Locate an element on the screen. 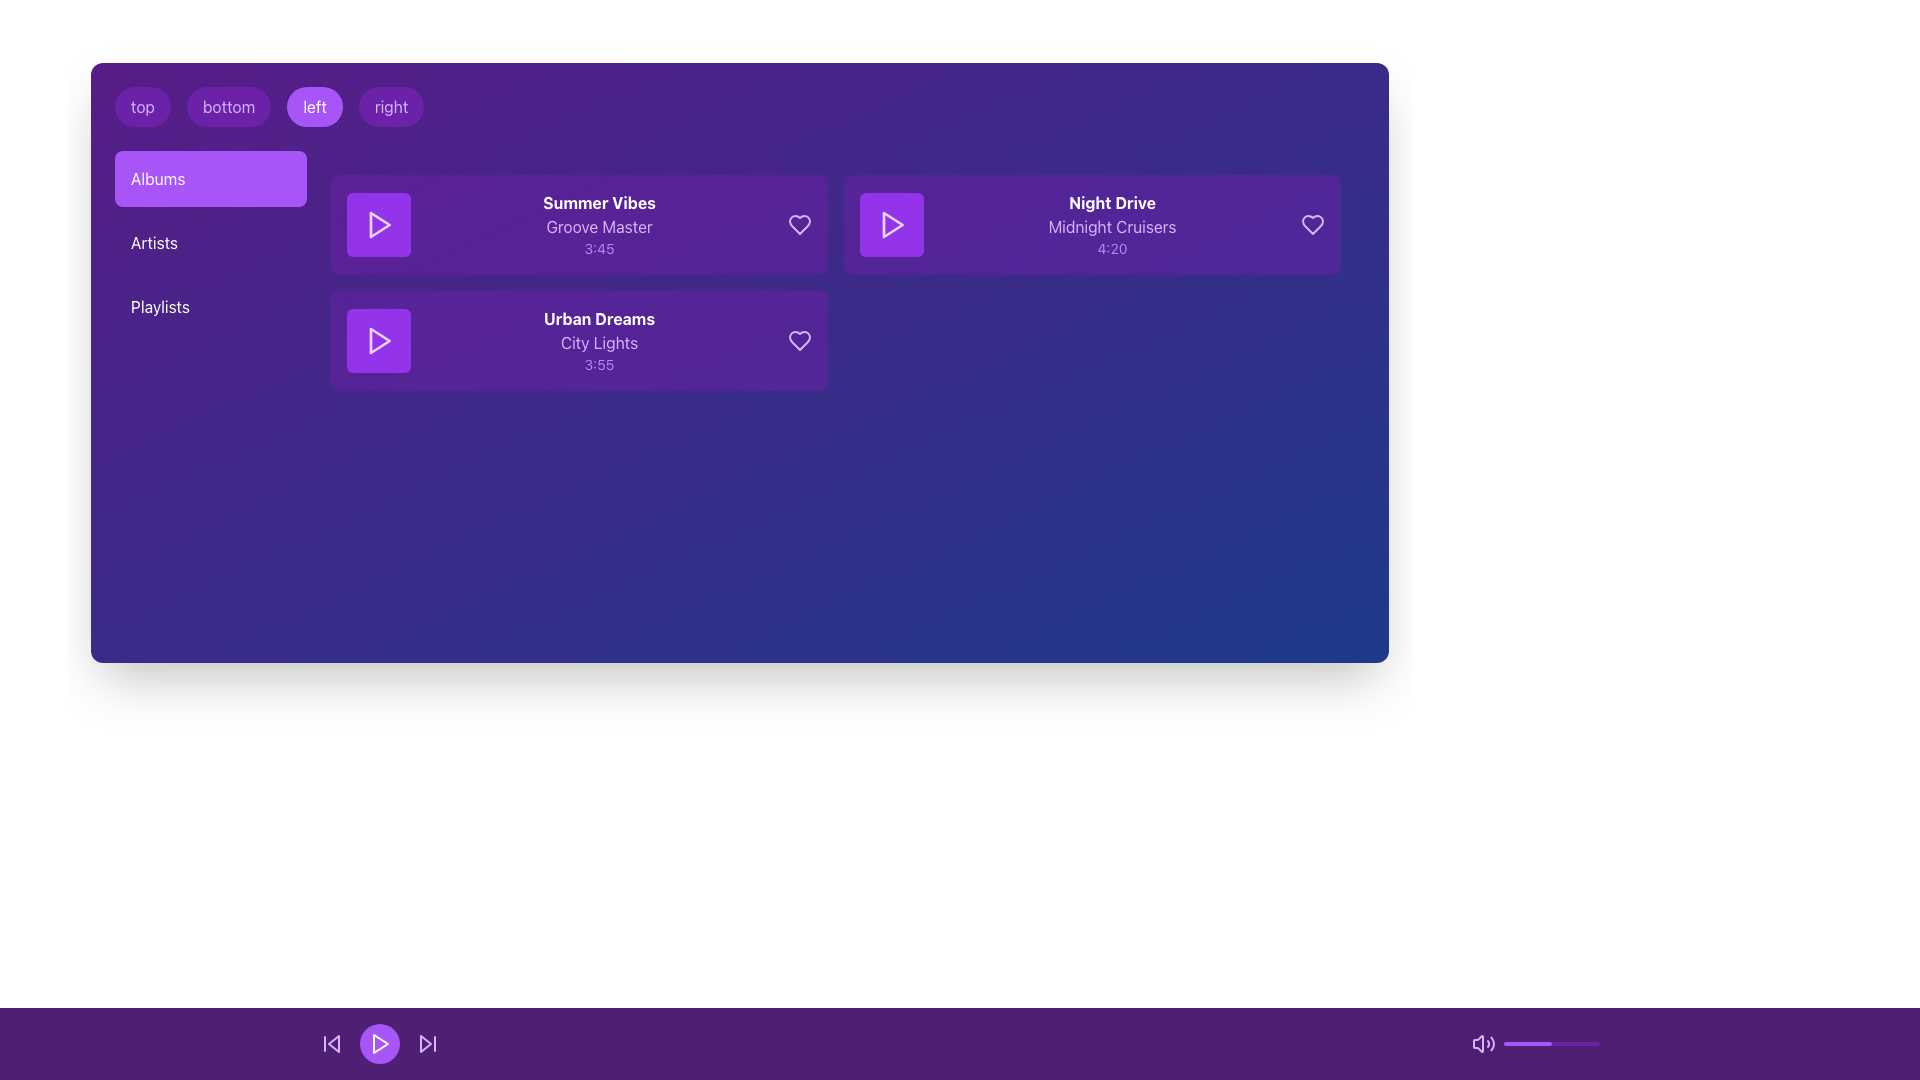 The image size is (1920, 1080). the heart-shaped icon with a purple outline is located at coordinates (800, 224).